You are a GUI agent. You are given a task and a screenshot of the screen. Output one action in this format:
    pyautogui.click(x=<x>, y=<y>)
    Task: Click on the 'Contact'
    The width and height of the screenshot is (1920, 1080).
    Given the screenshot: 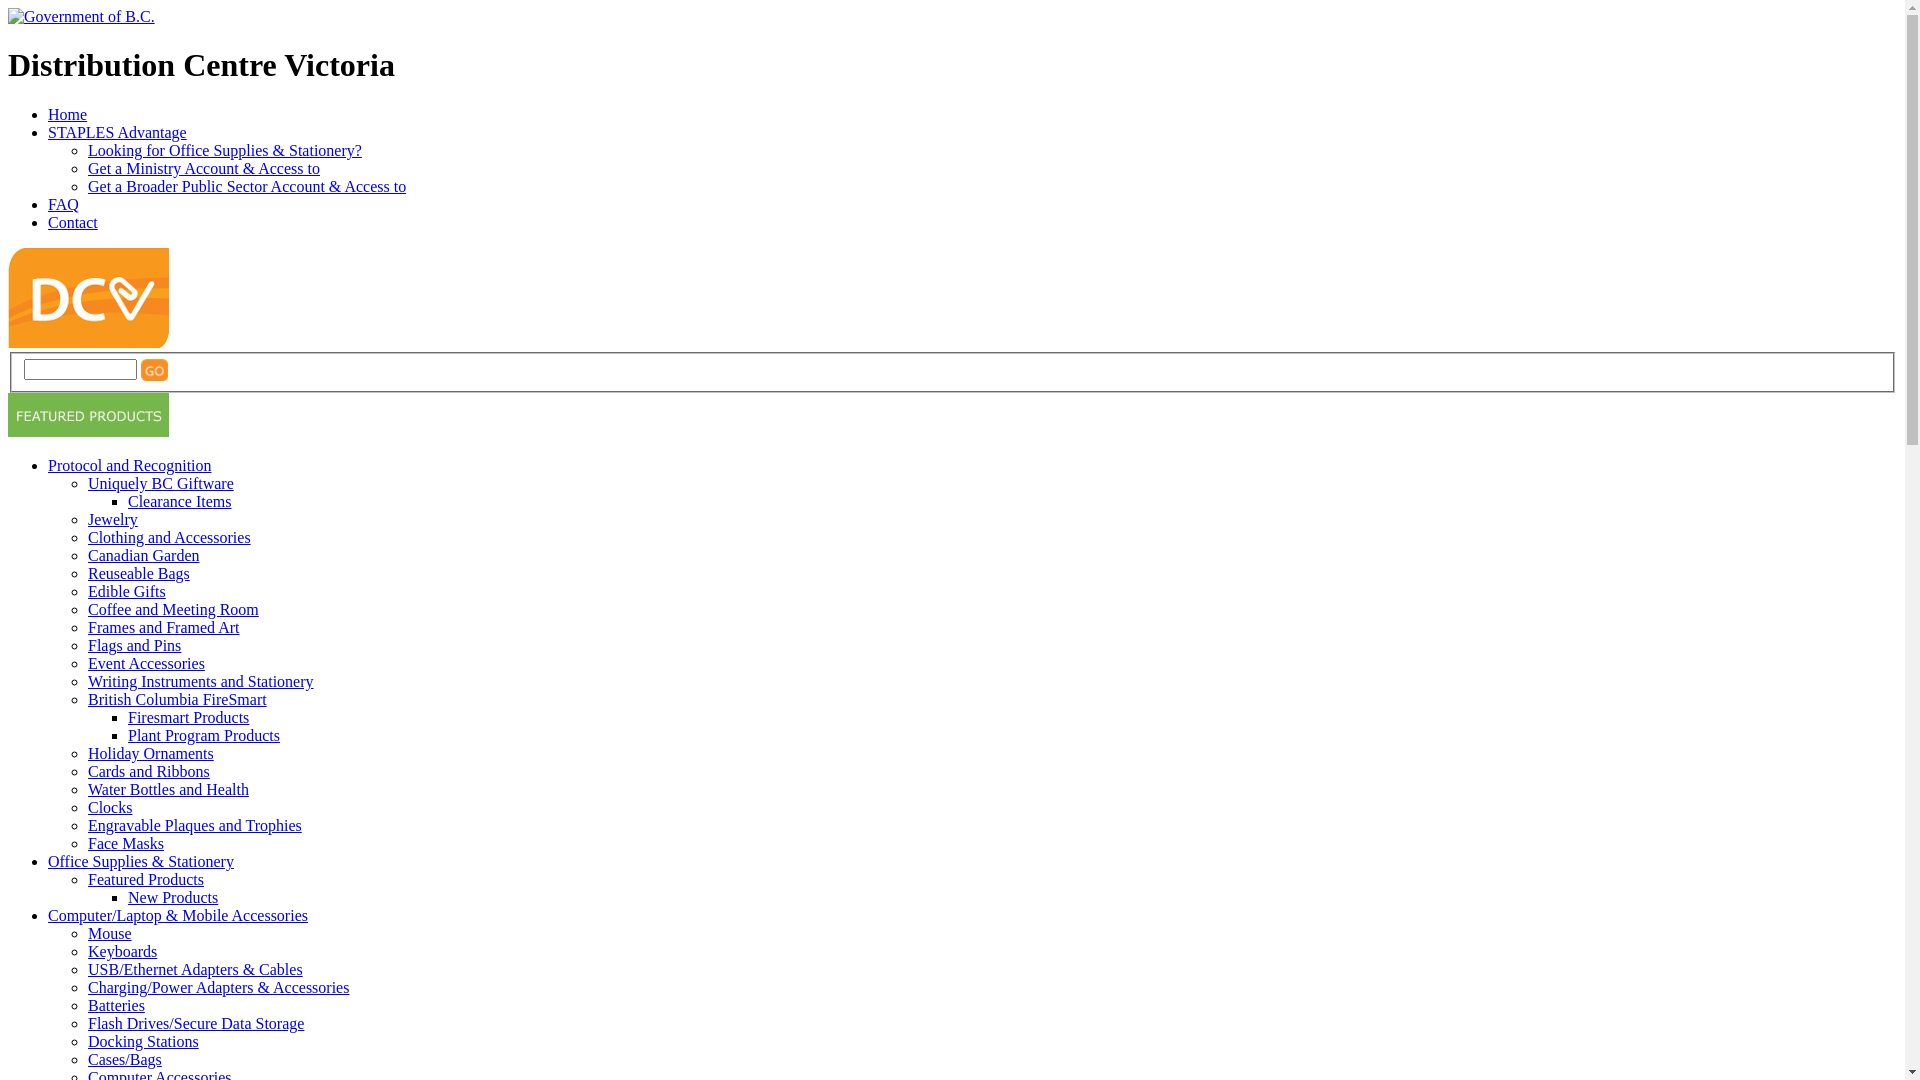 What is the action you would take?
    pyautogui.click(x=72, y=222)
    